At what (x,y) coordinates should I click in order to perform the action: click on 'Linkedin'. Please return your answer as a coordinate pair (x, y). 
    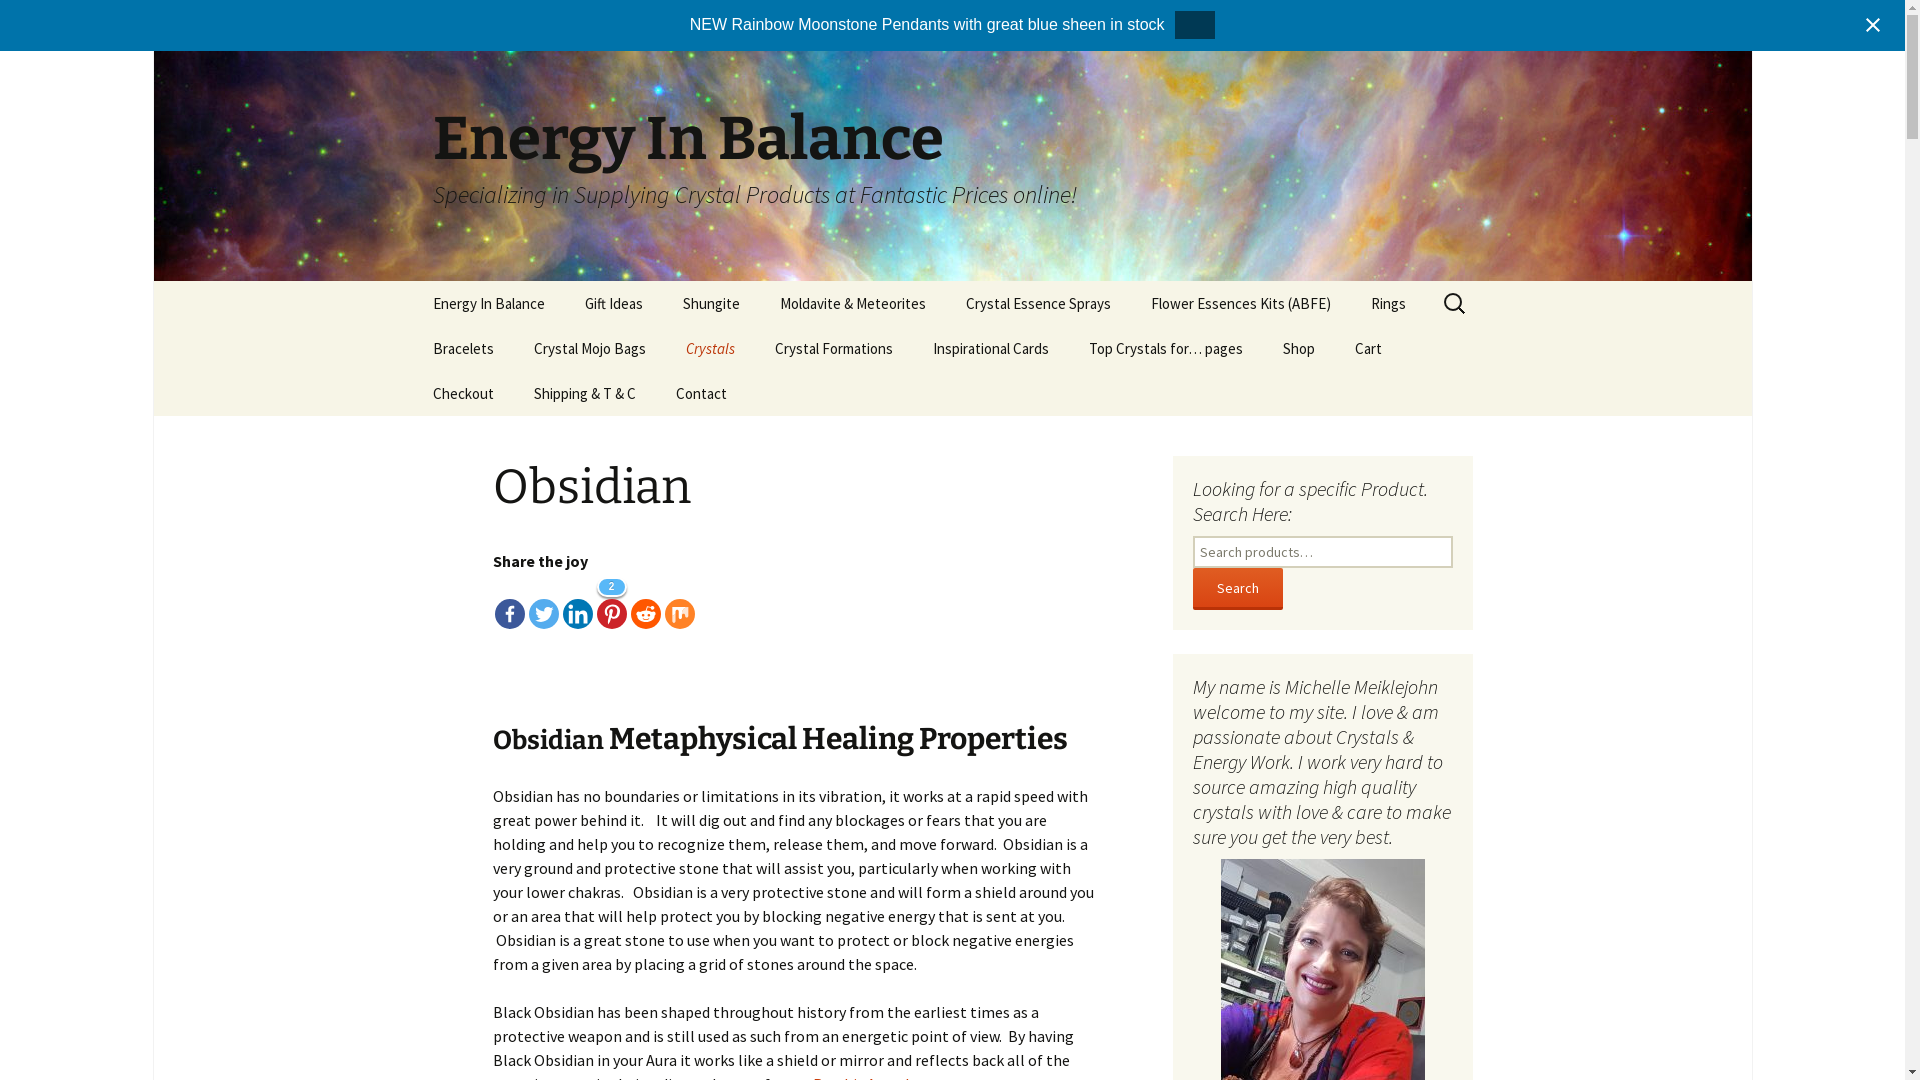
    Looking at the image, I should click on (575, 600).